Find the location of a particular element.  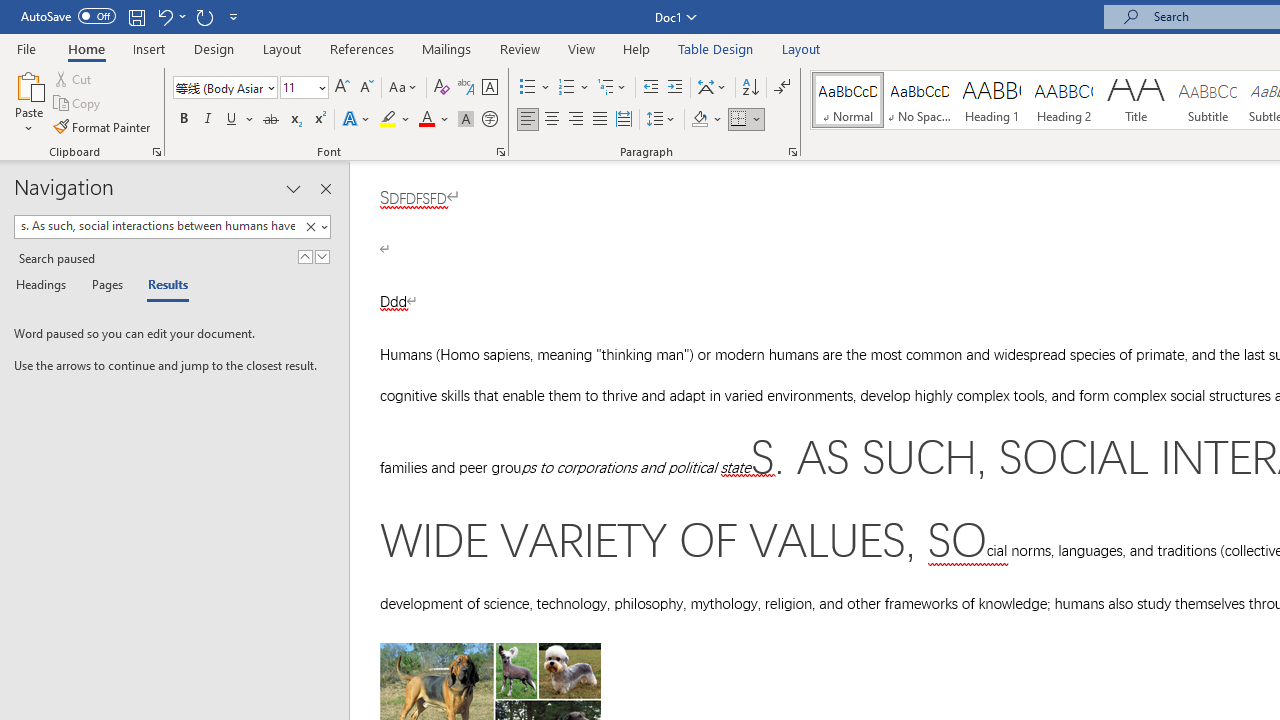

'Search document' is located at coordinates (156, 225).